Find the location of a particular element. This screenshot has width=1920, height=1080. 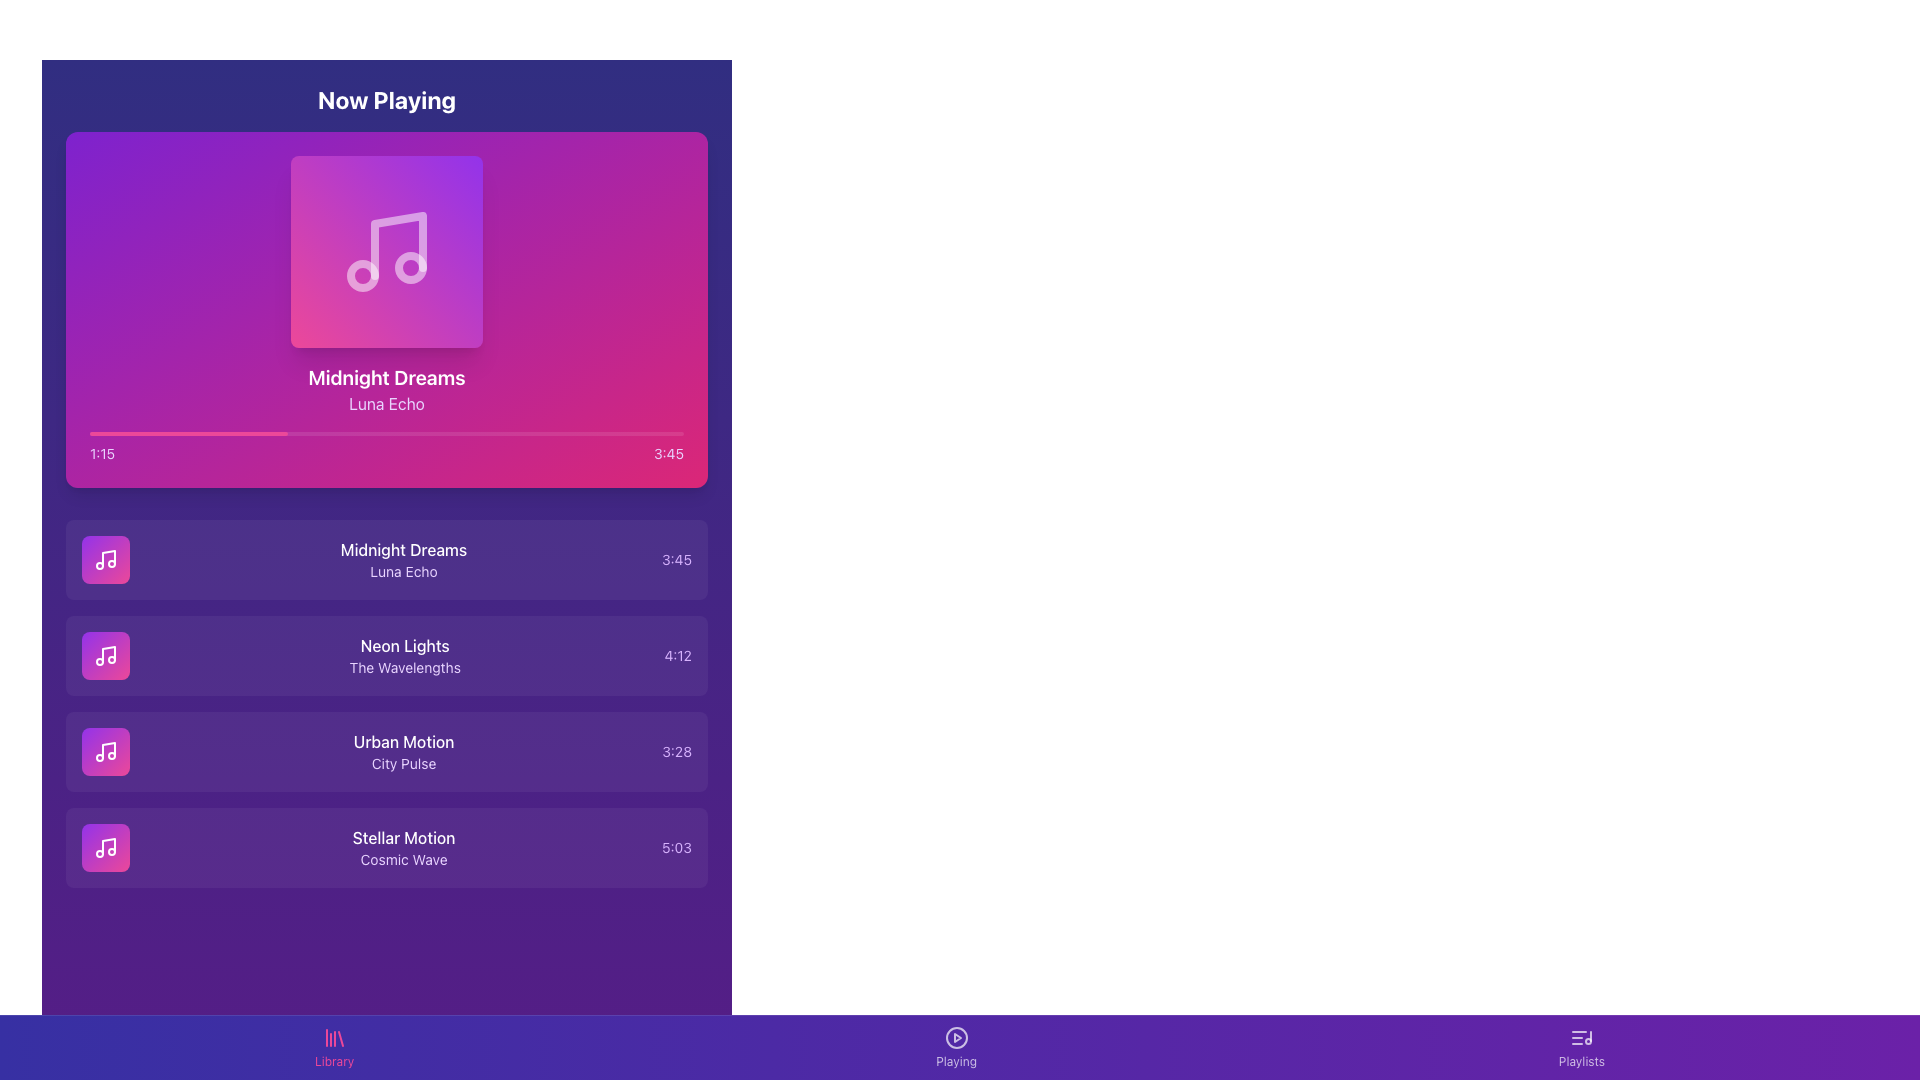

the rightmost component of the 'Library' icon in the bottom navigation bar, which is part of the visual representation for accessing the library section is located at coordinates (340, 1037).